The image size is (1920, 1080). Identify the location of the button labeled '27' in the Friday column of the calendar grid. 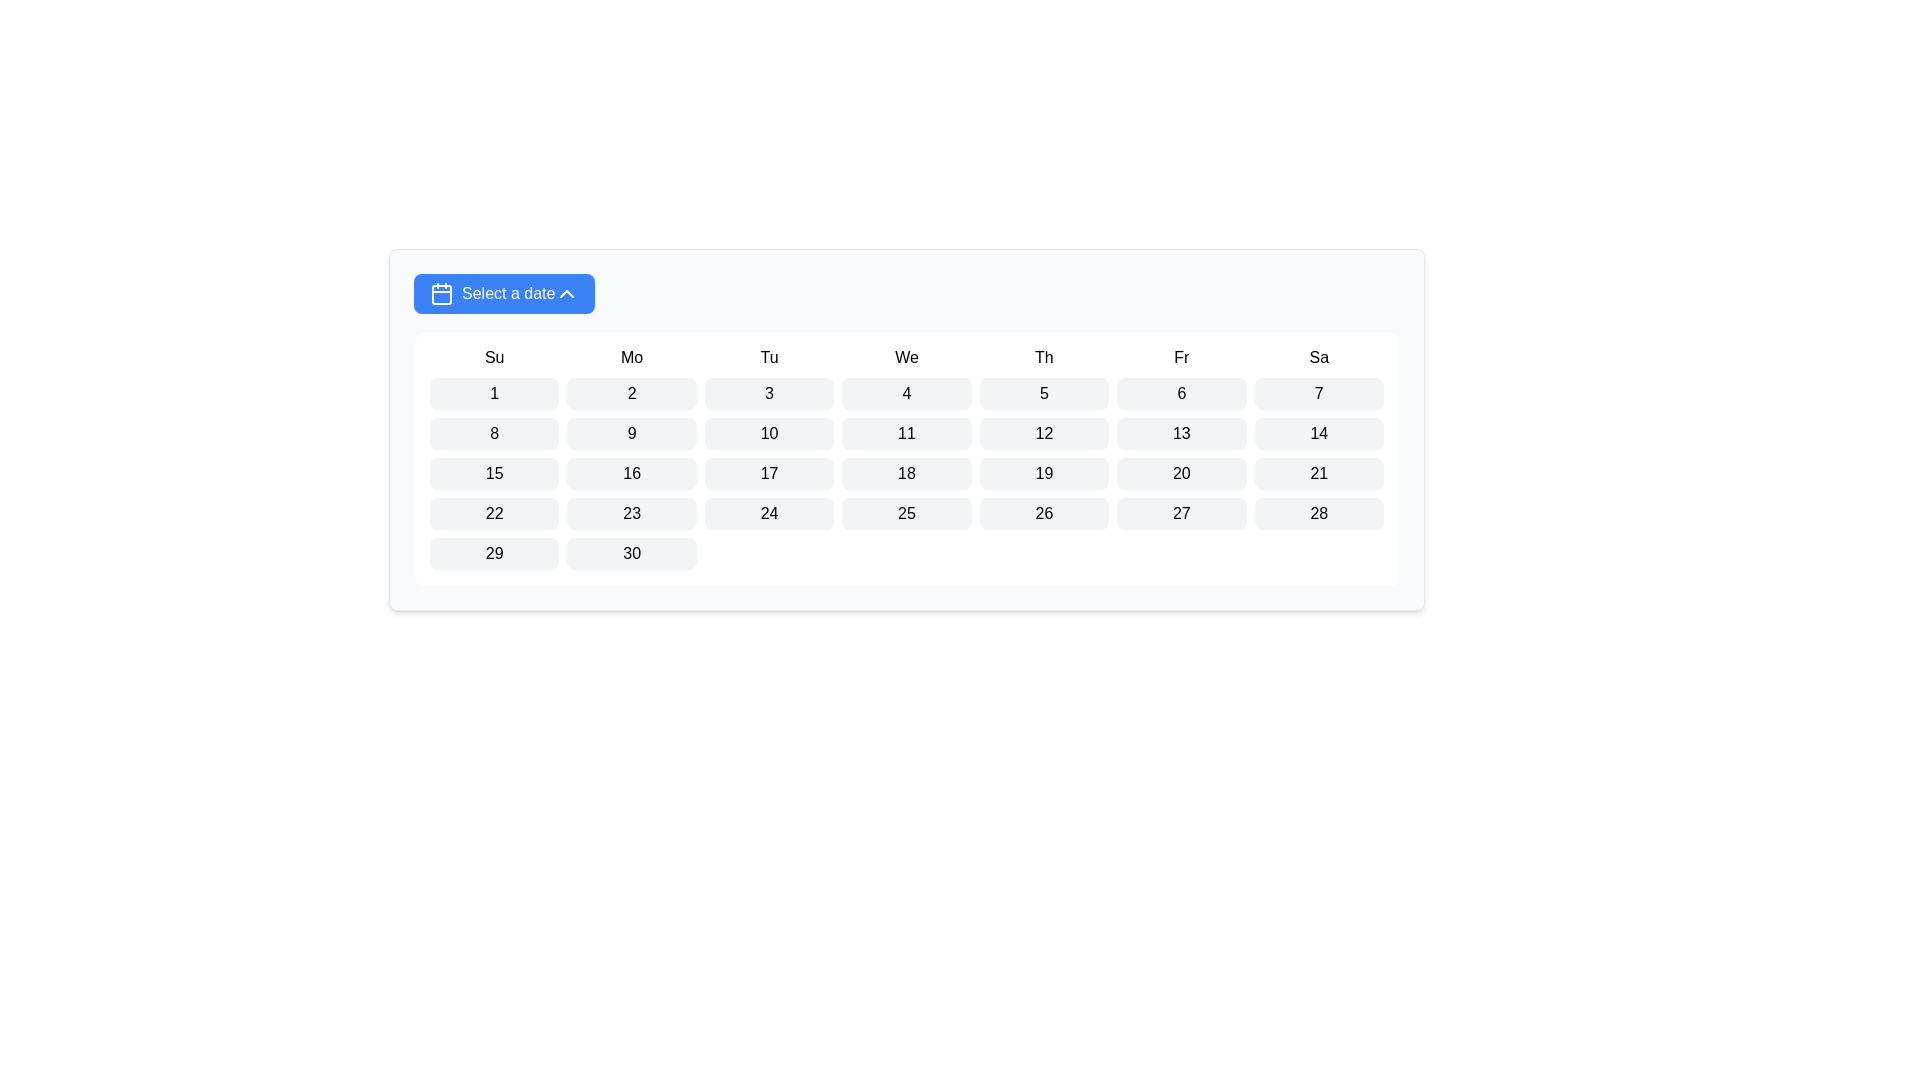
(1181, 512).